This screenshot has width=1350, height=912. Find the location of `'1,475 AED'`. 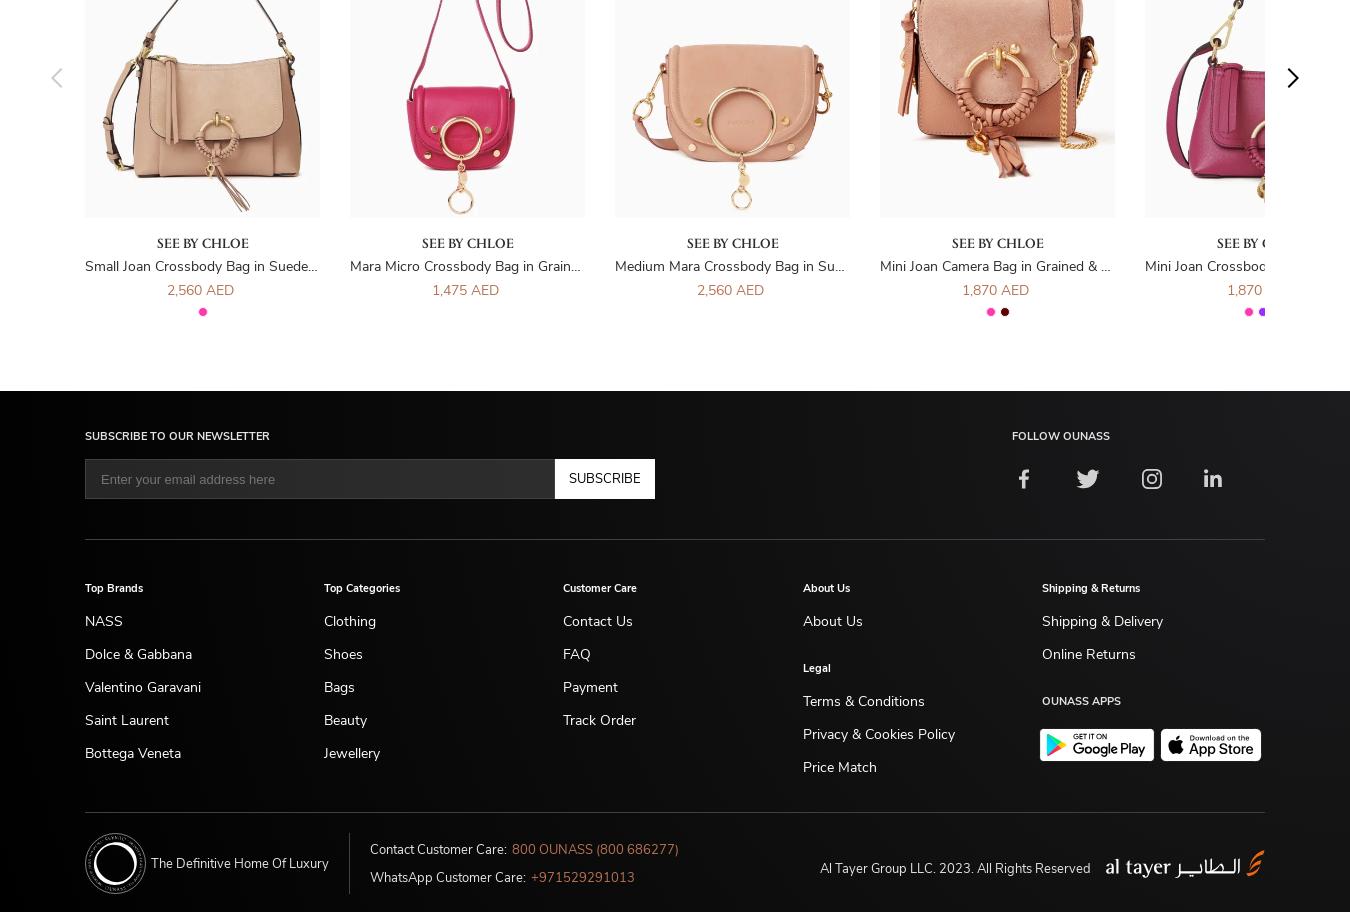

'1,475 AED' is located at coordinates (463, 289).